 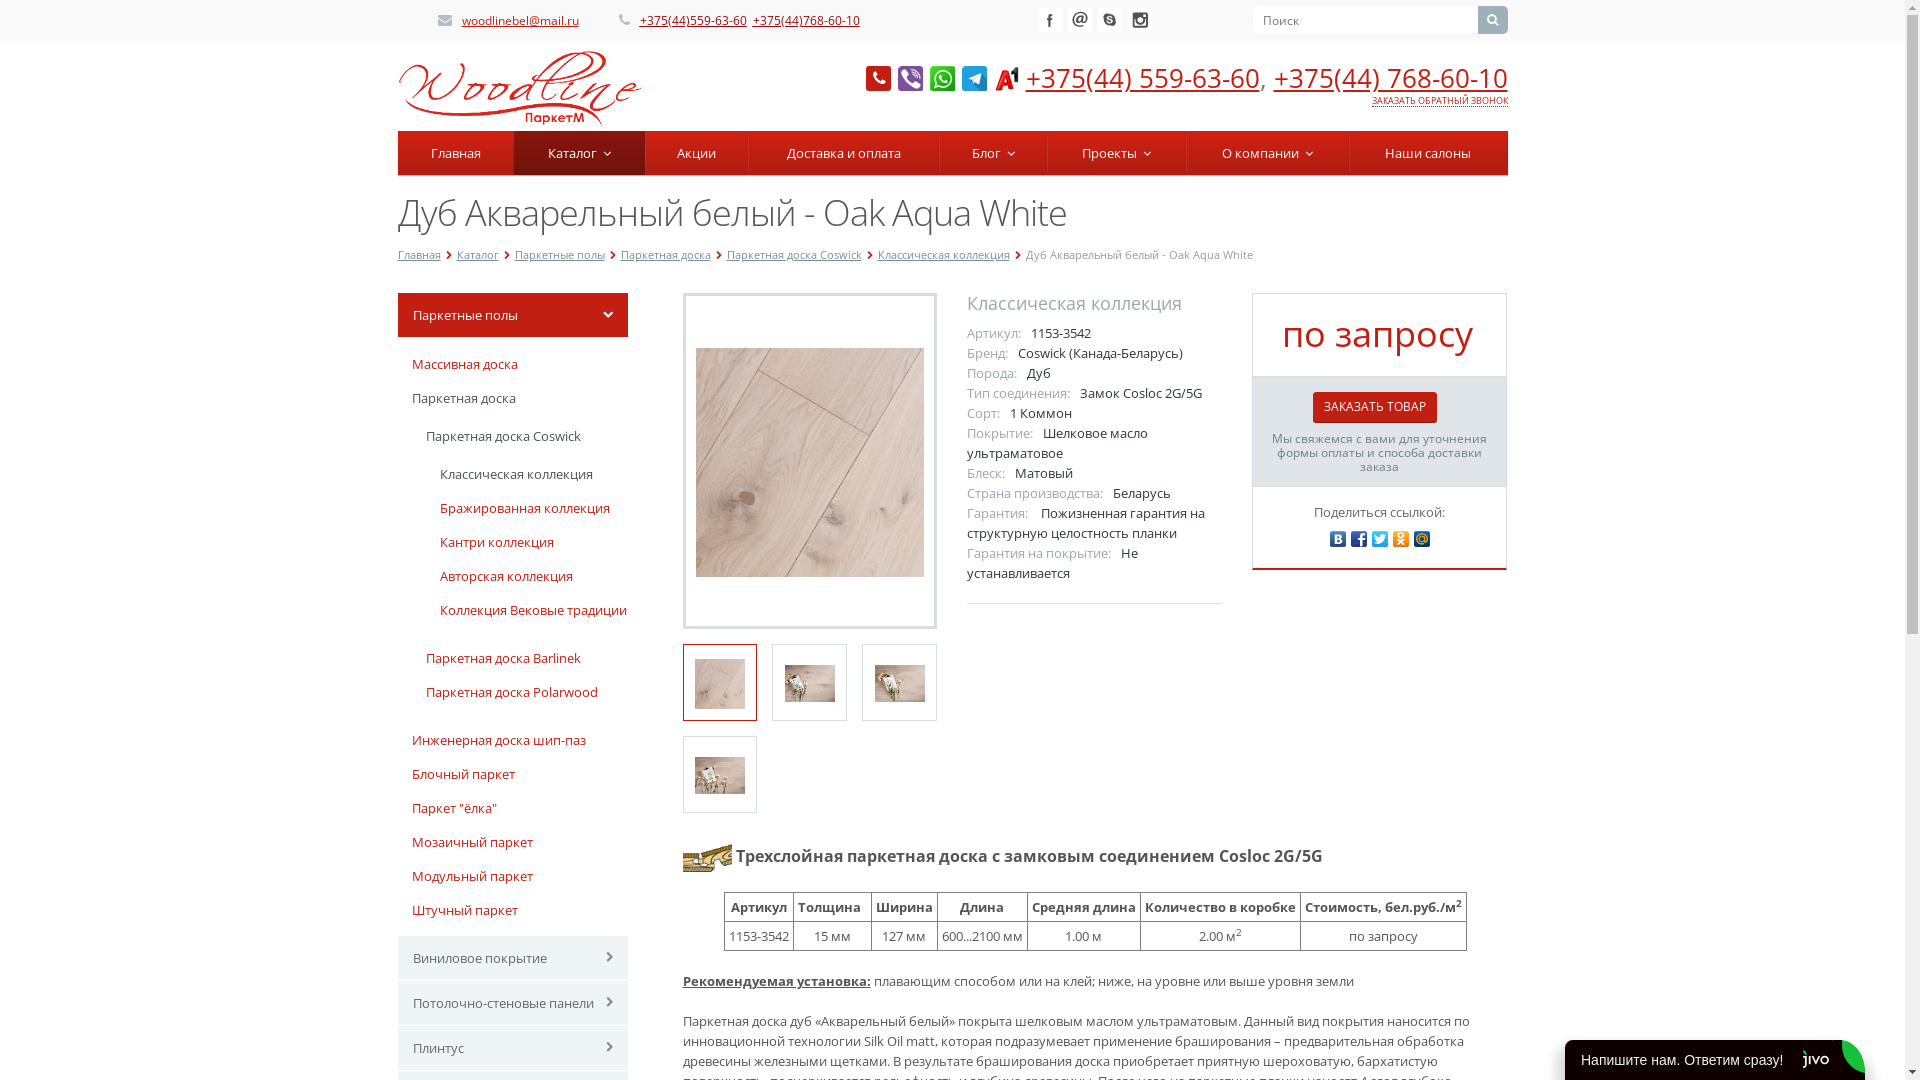 What do you see at coordinates (638, 20) in the screenshot?
I see `'+375(44)559-63-60'` at bounding box center [638, 20].